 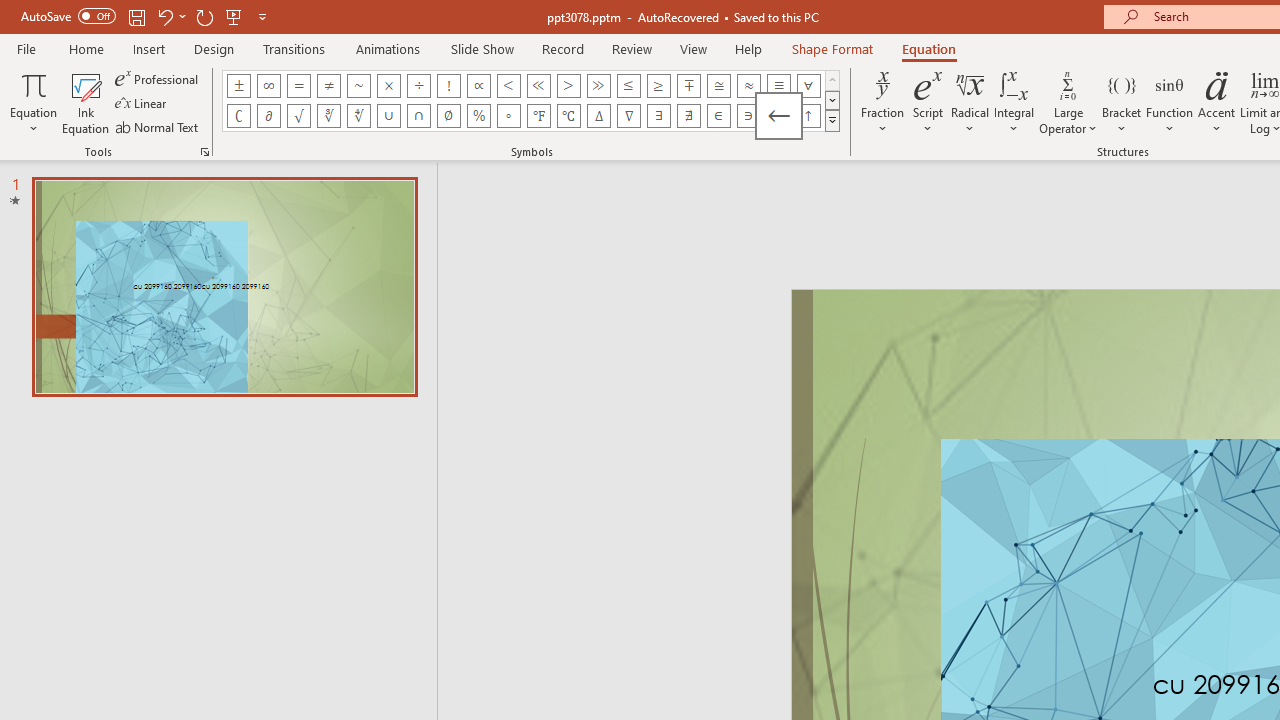 What do you see at coordinates (267, 115) in the screenshot?
I see `'Equation Symbol Partial Differential'` at bounding box center [267, 115].